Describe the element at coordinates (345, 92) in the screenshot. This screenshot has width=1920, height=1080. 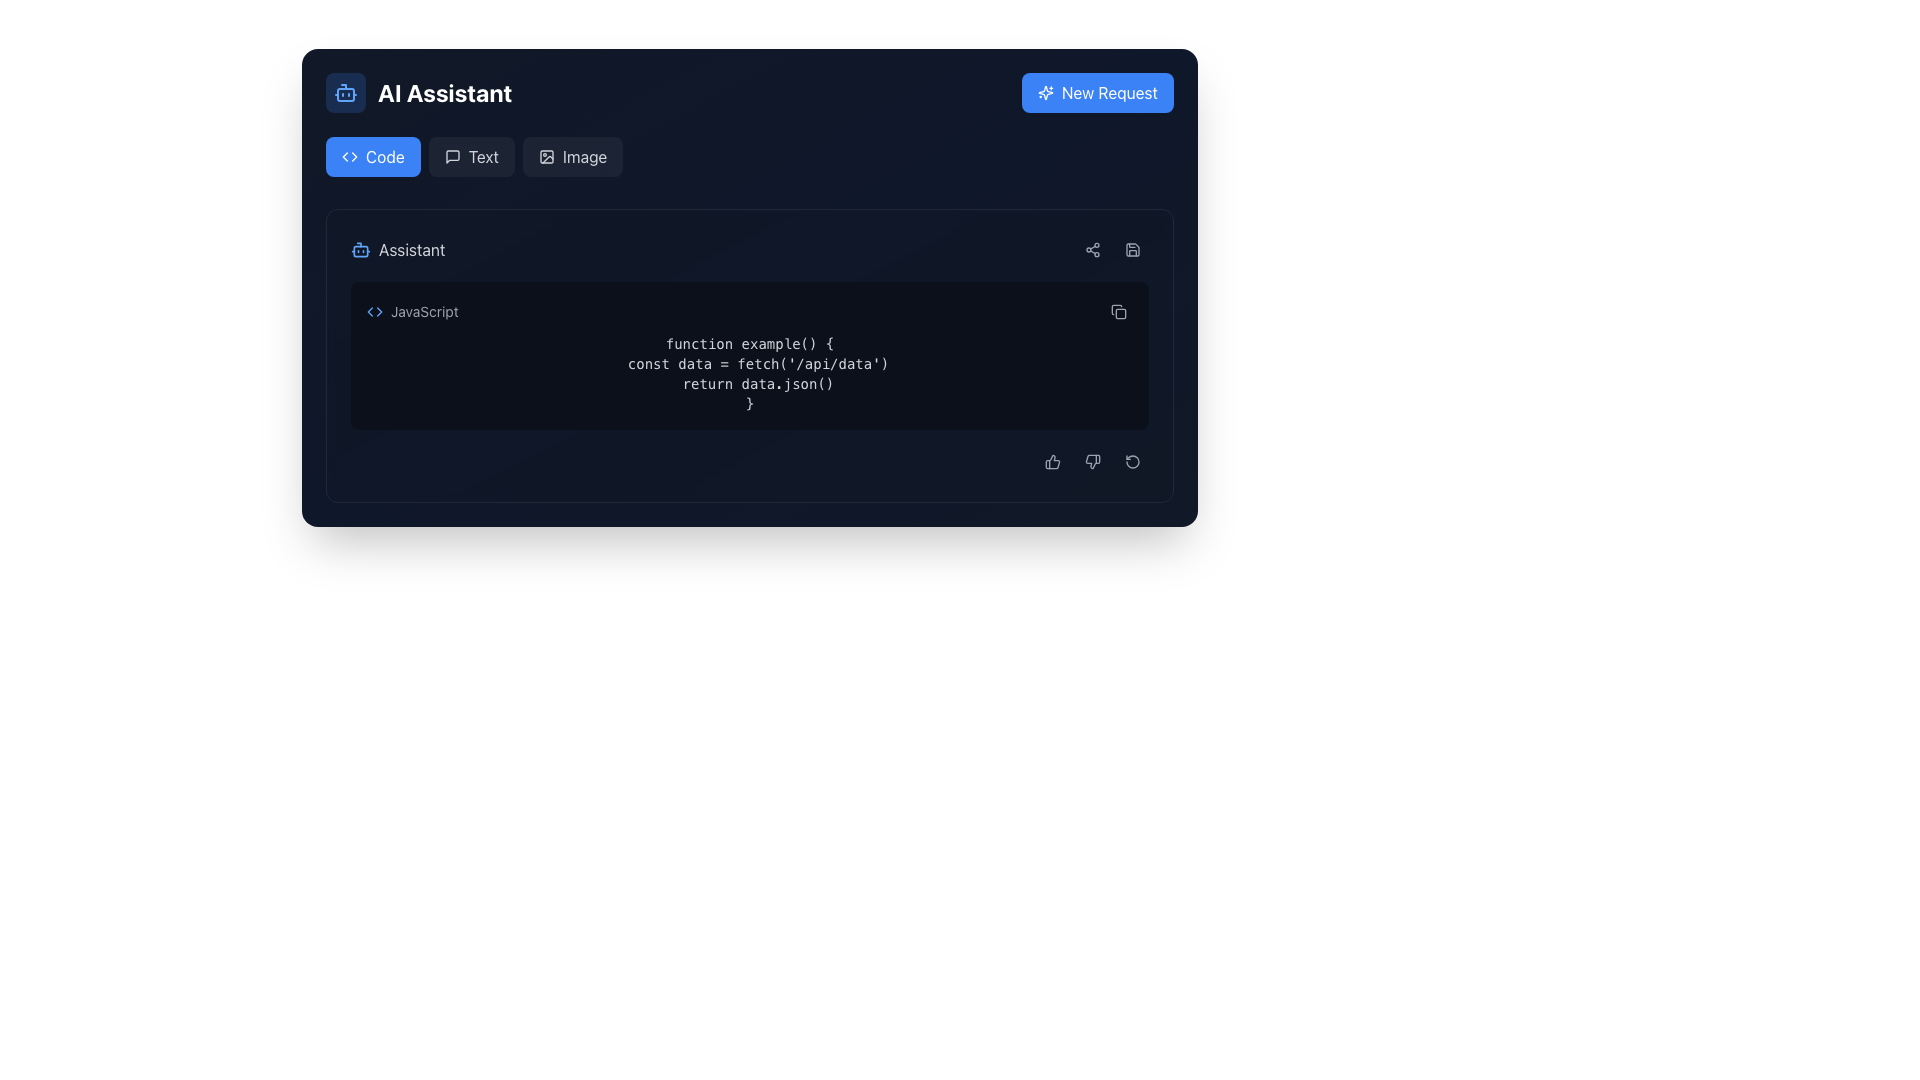
I see `the blue square Icon button with a rounded border and a robot head icon located near the top-left part of the interface` at that location.